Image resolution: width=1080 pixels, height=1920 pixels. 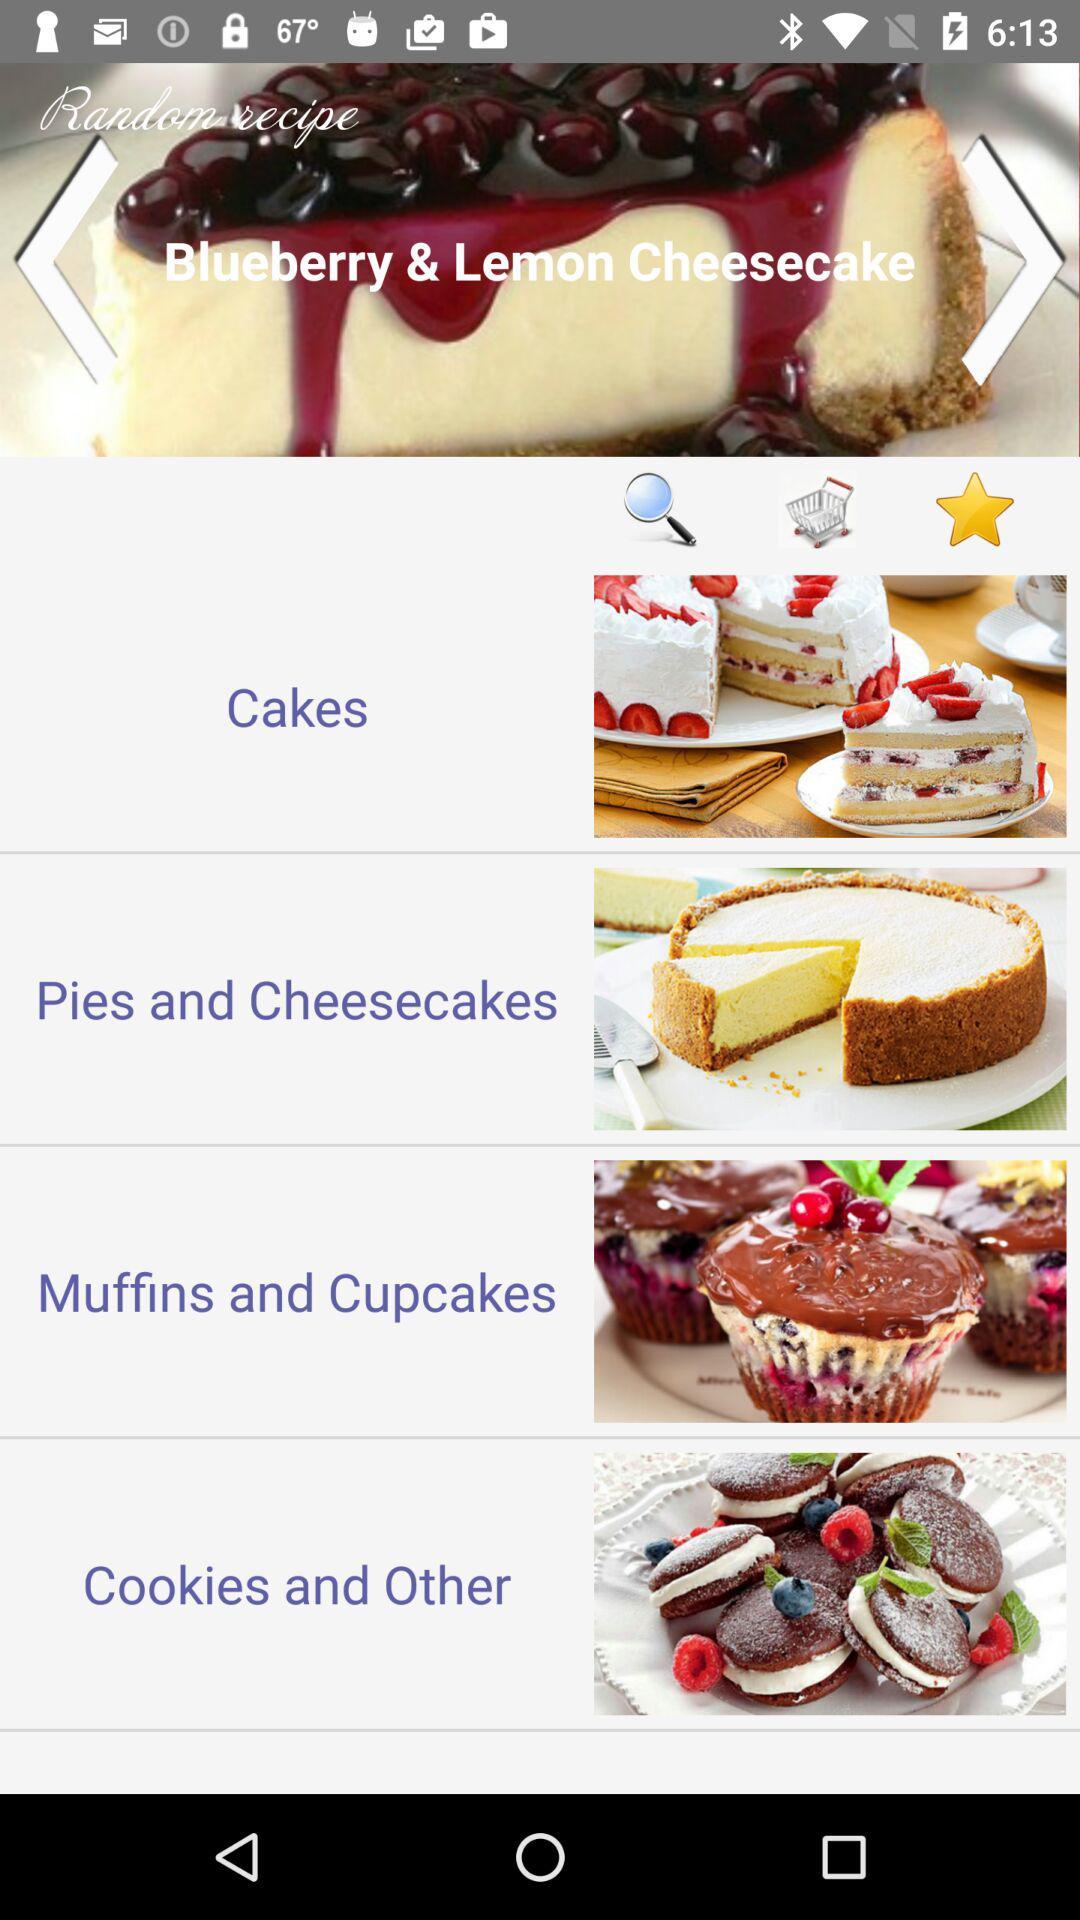 What do you see at coordinates (297, 998) in the screenshot?
I see `the item below the cakes item` at bounding box center [297, 998].